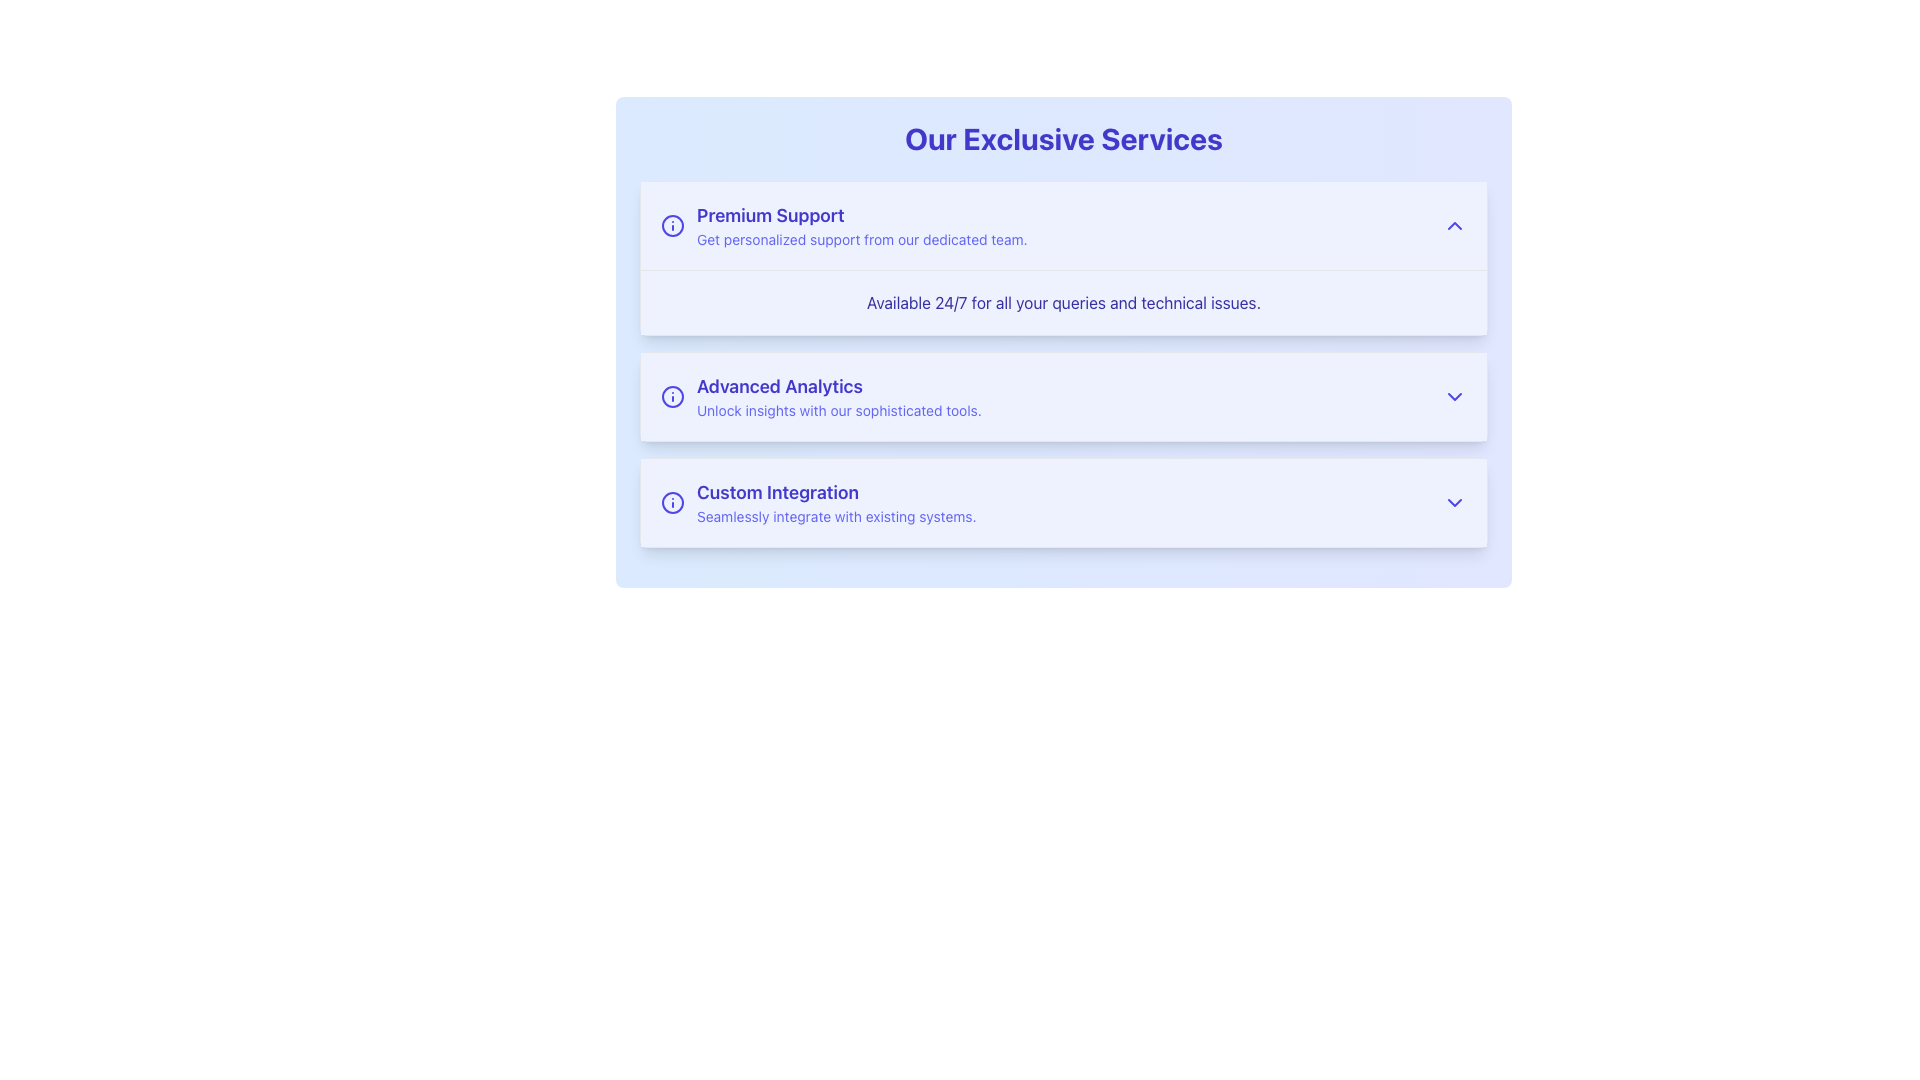 The image size is (1920, 1080). Describe the element at coordinates (672, 225) in the screenshot. I see `the blue circular emblem SVG icon with an information symbol, located to the left of the 'Premium Support' header in the 'Our Exclusive Services' list` at that location.